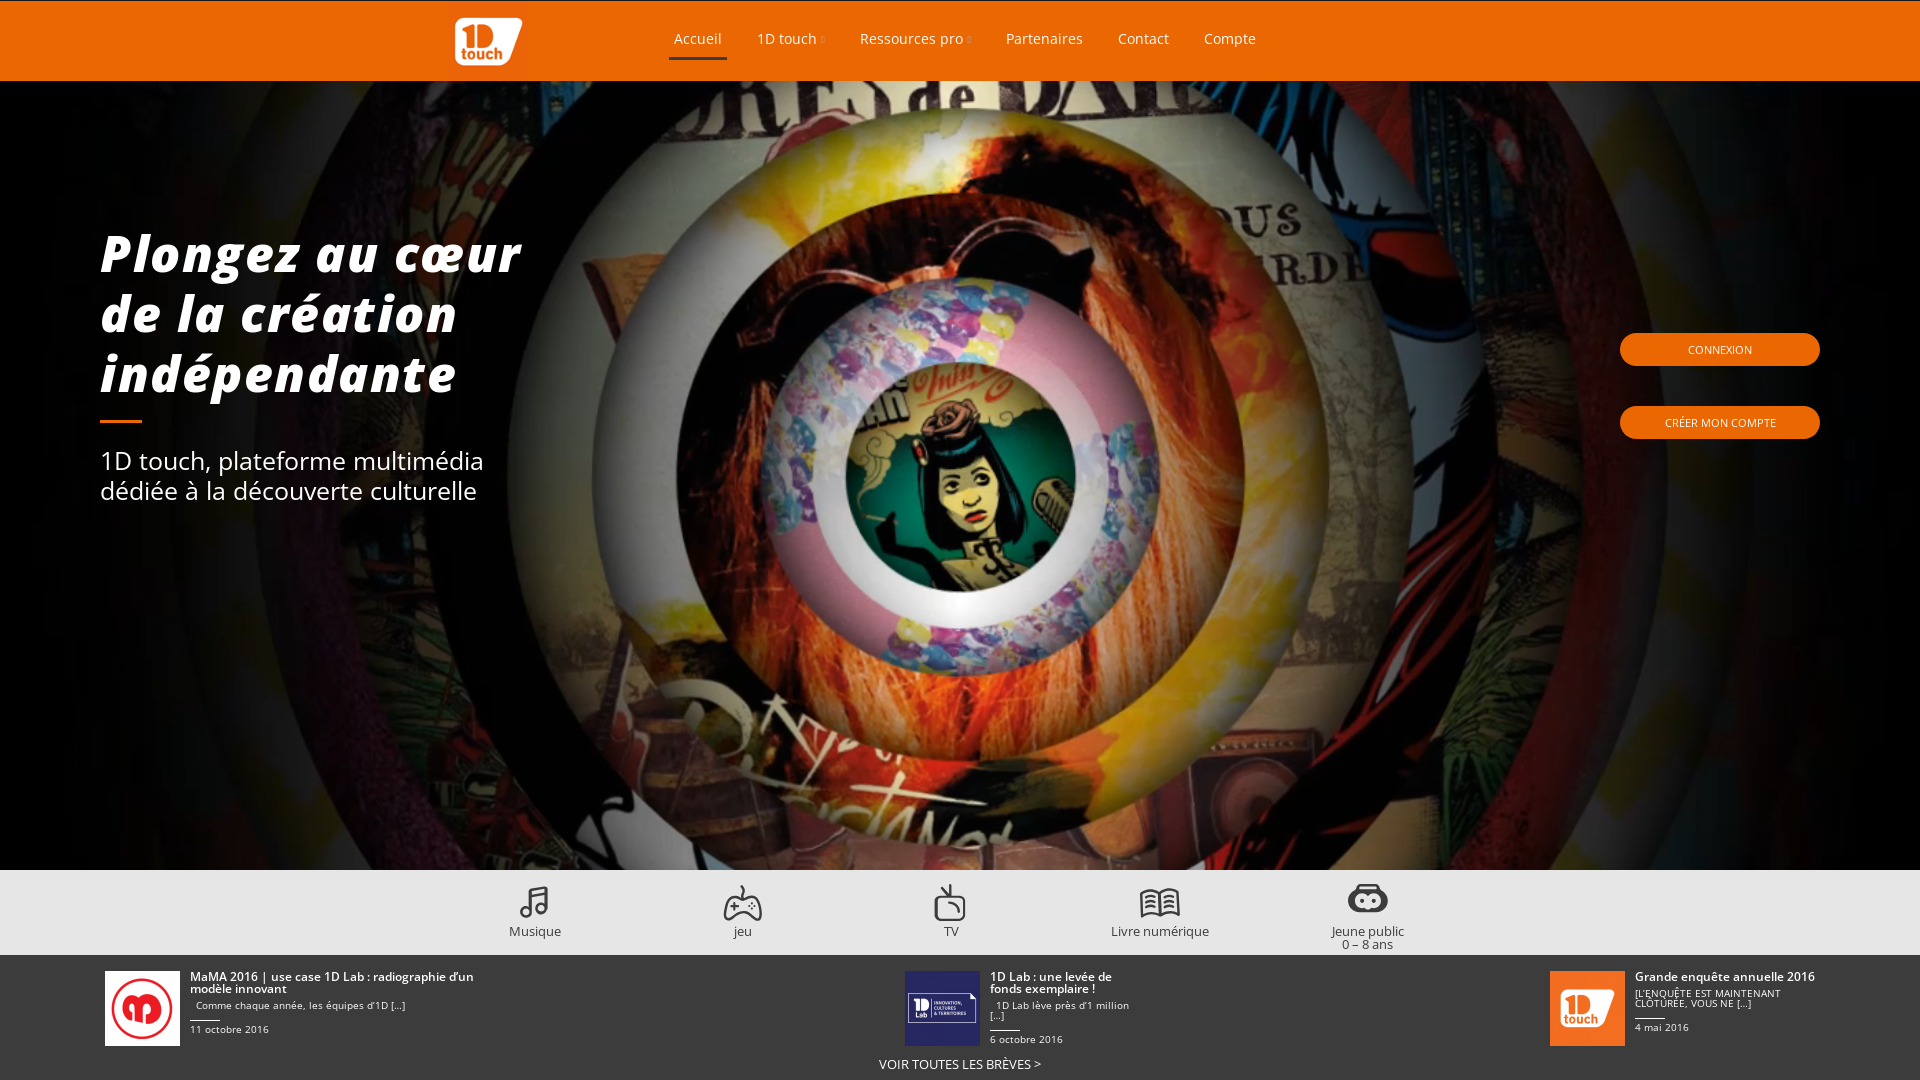 The height and width of the screenshot is (1080, 1920). Describe the element at coordinates (930, 924) in the screenshot. I see `'TV'` at that location.